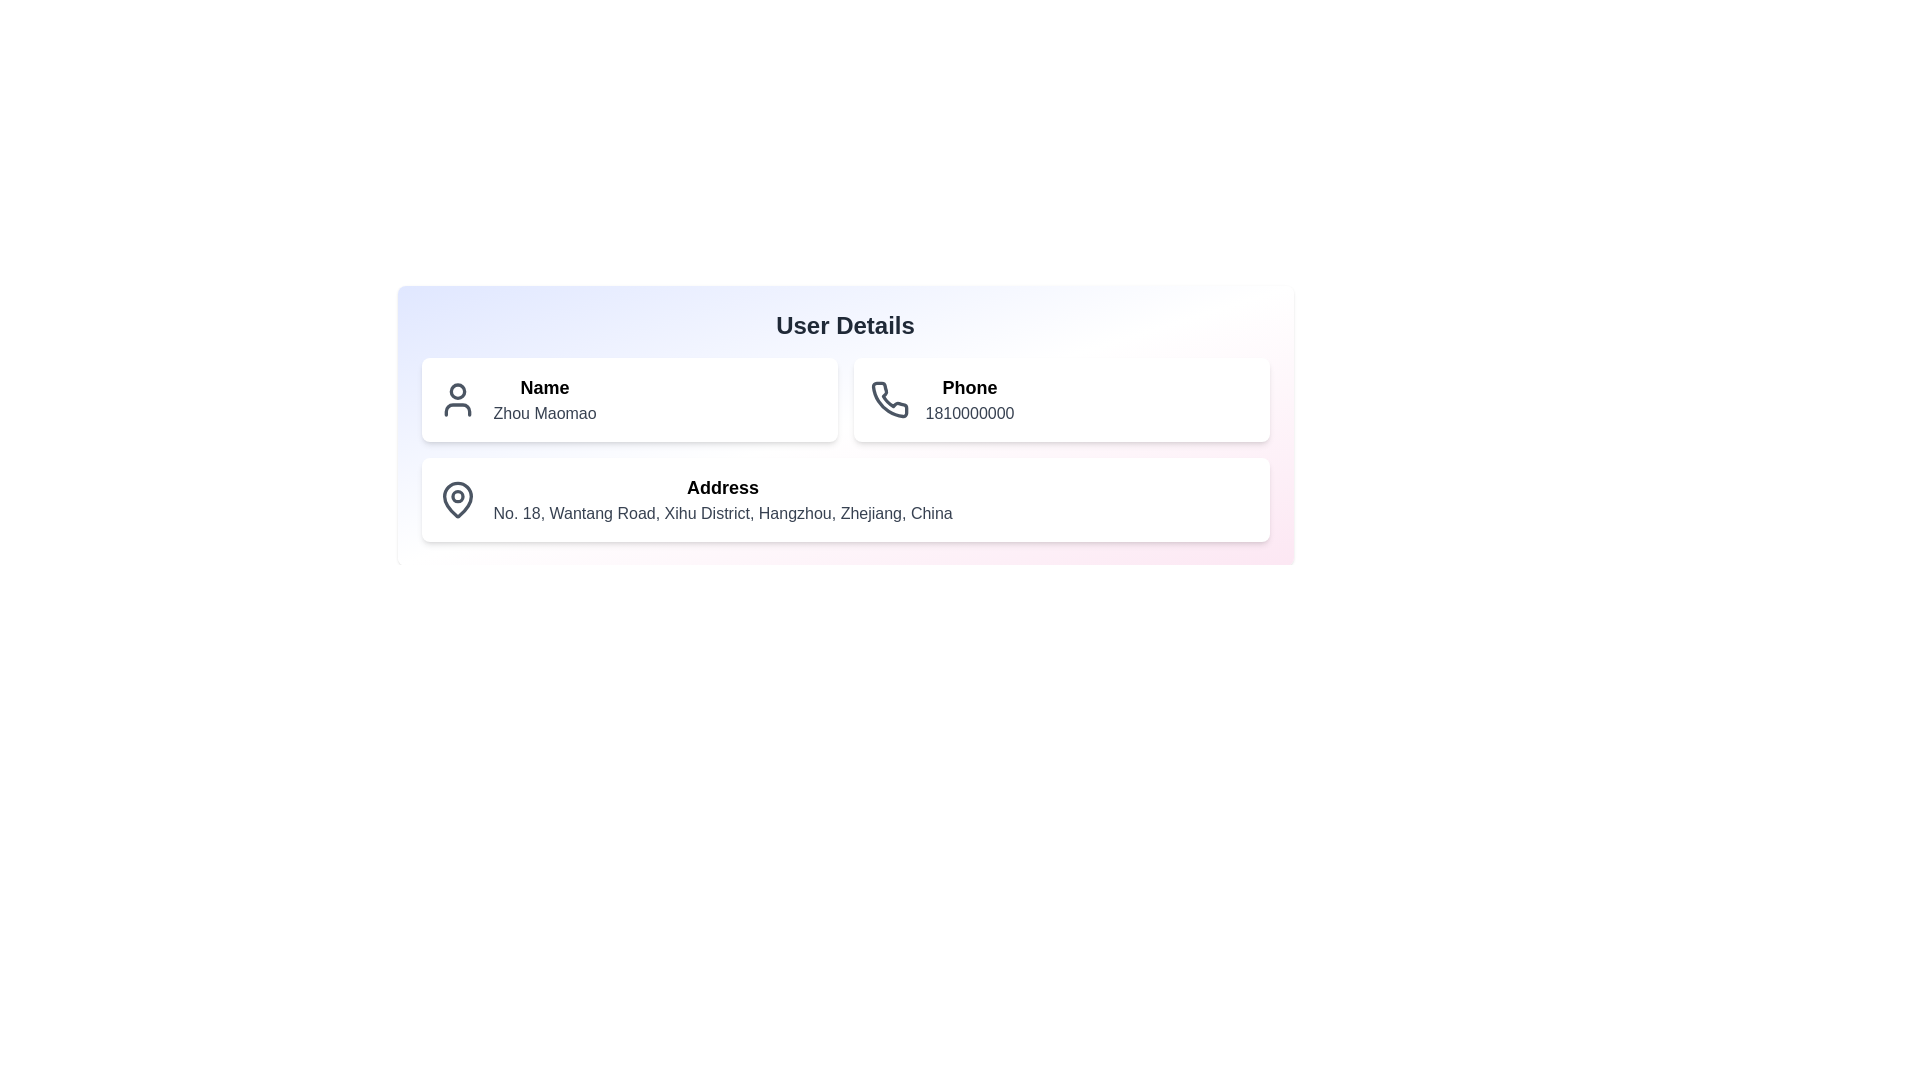  Describe the element at coordinates (456, 495) in the screenshot. I see `the graphical element representing the map pin icon, which is a small circle located near the text 'Address' in the bottom-left portion of the UI` at that location.